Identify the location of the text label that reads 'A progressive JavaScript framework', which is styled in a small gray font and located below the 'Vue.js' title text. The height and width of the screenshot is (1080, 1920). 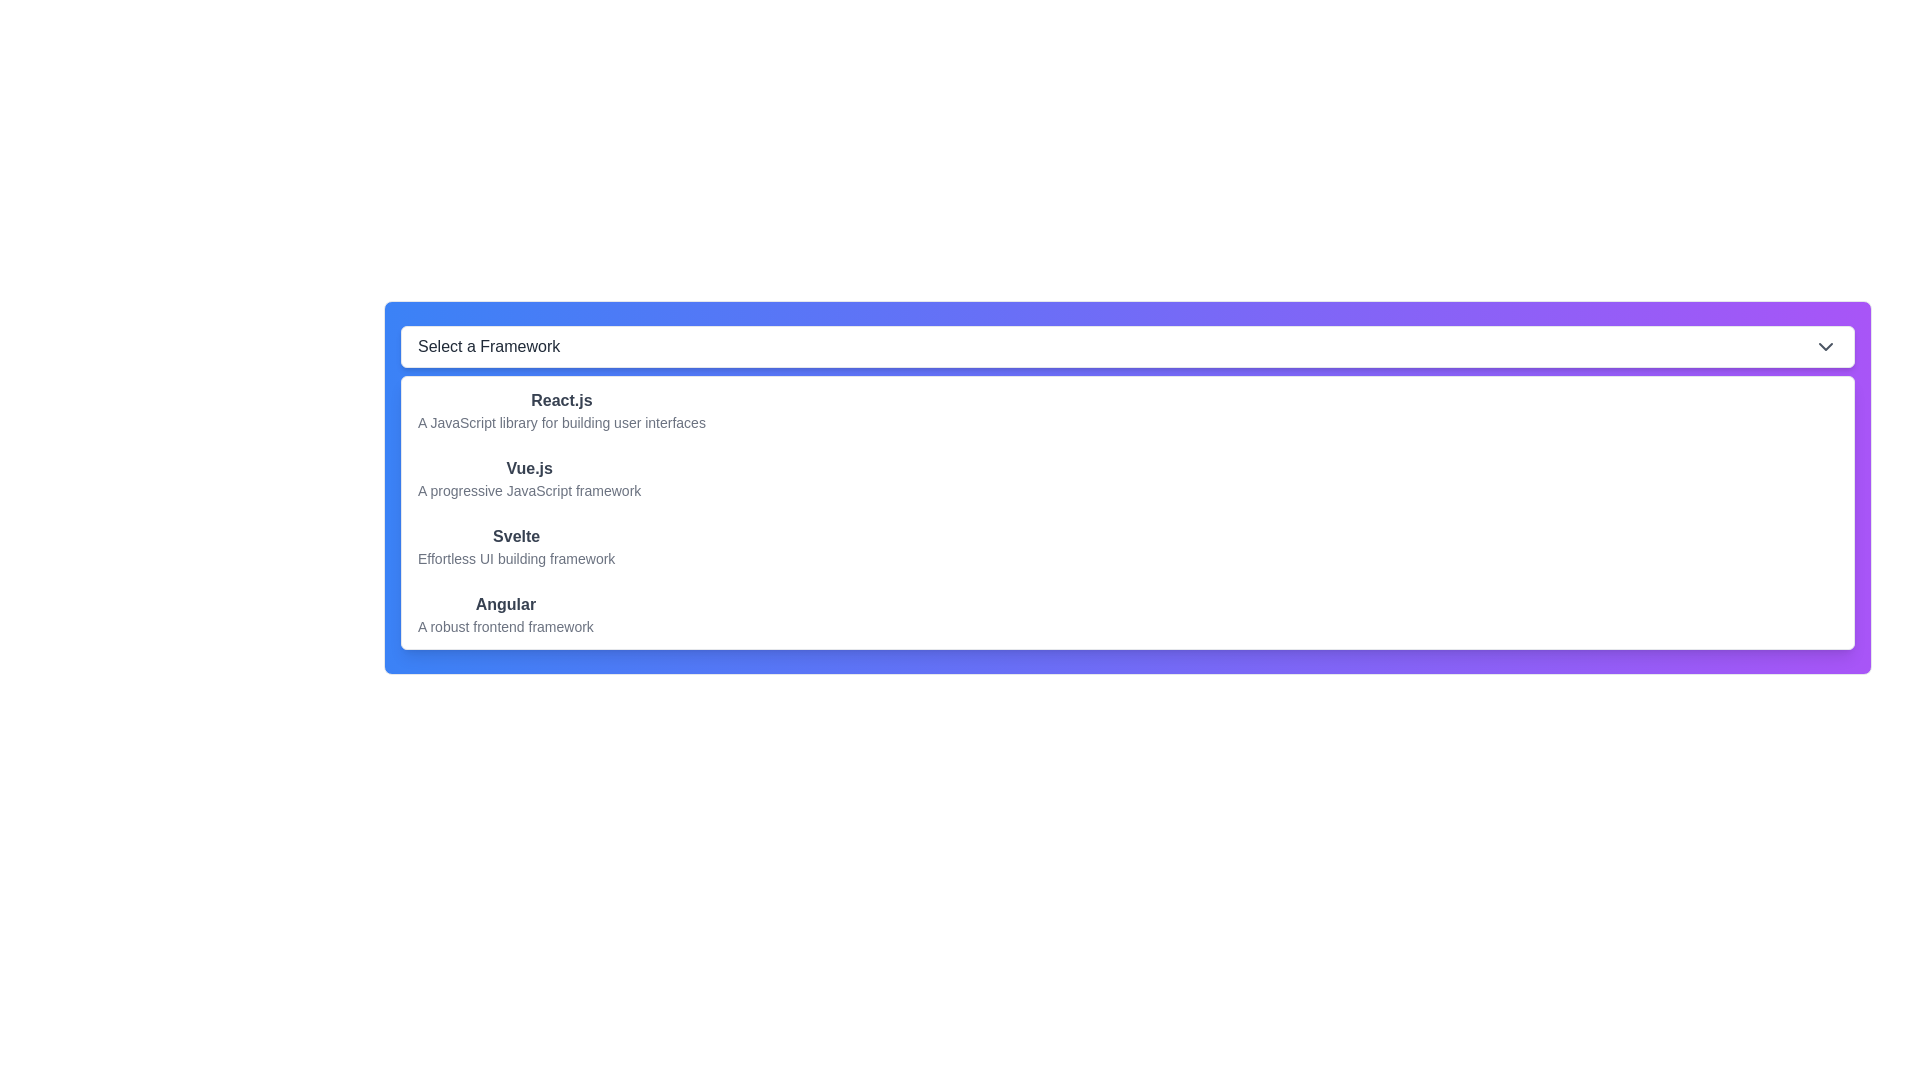
(529, 490).